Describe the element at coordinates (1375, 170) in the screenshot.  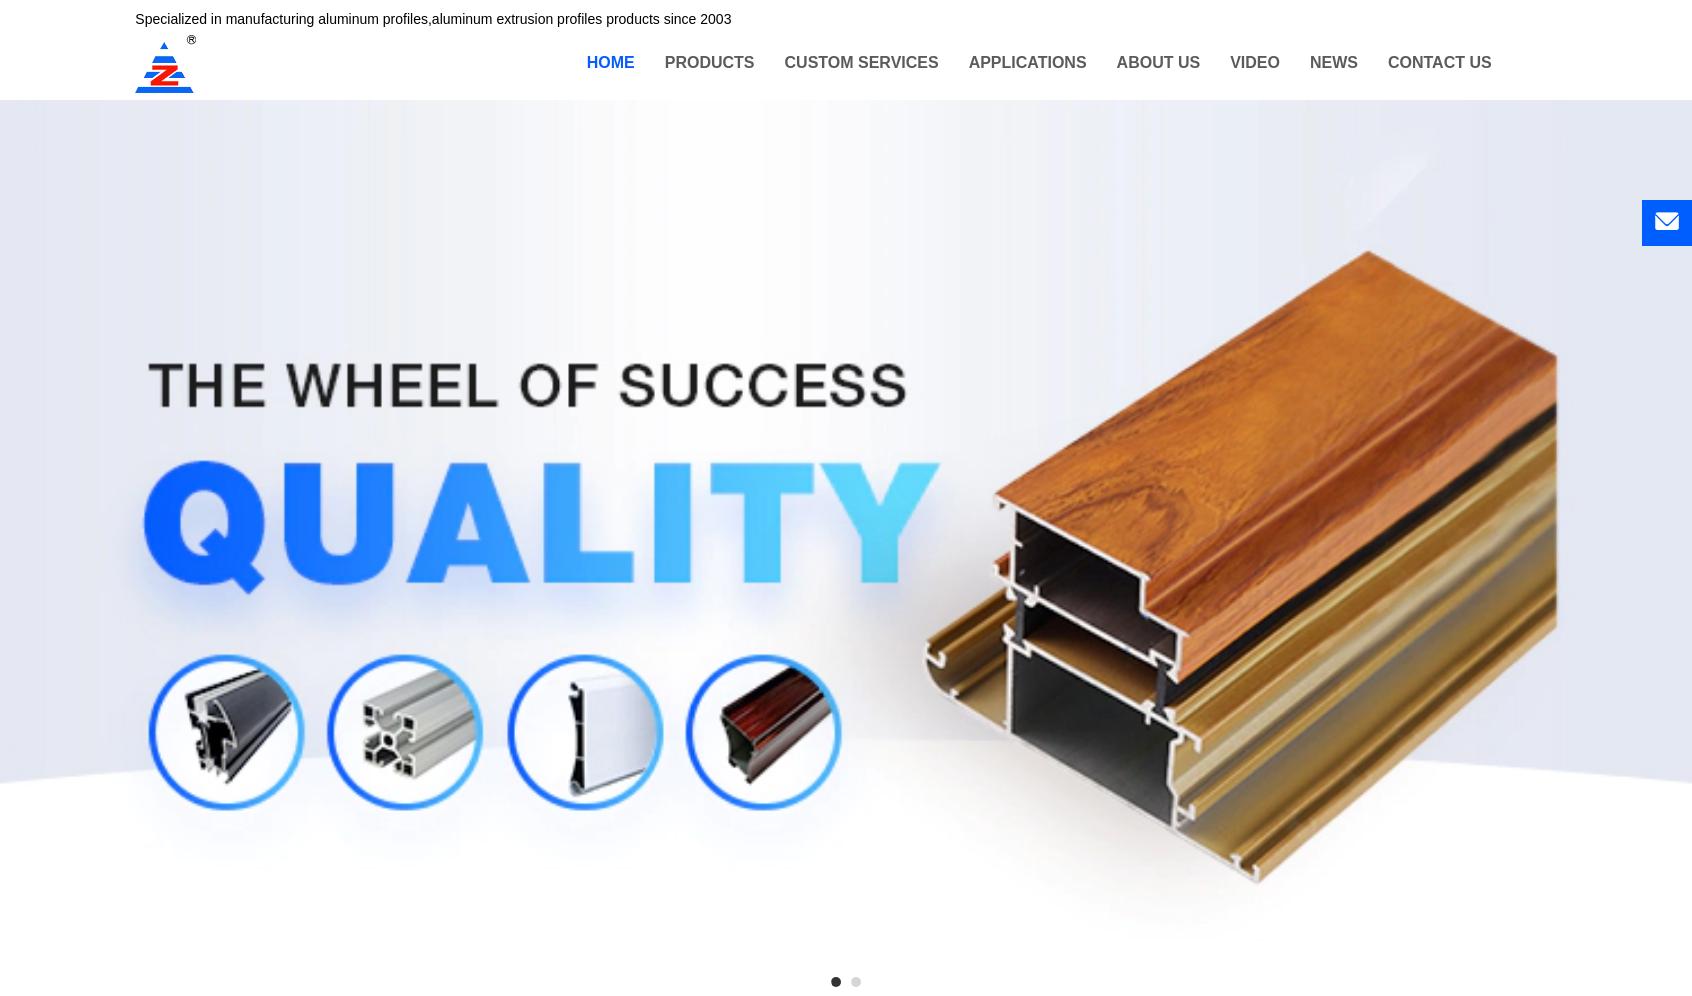
I see `'Company dynamics'` at that location.